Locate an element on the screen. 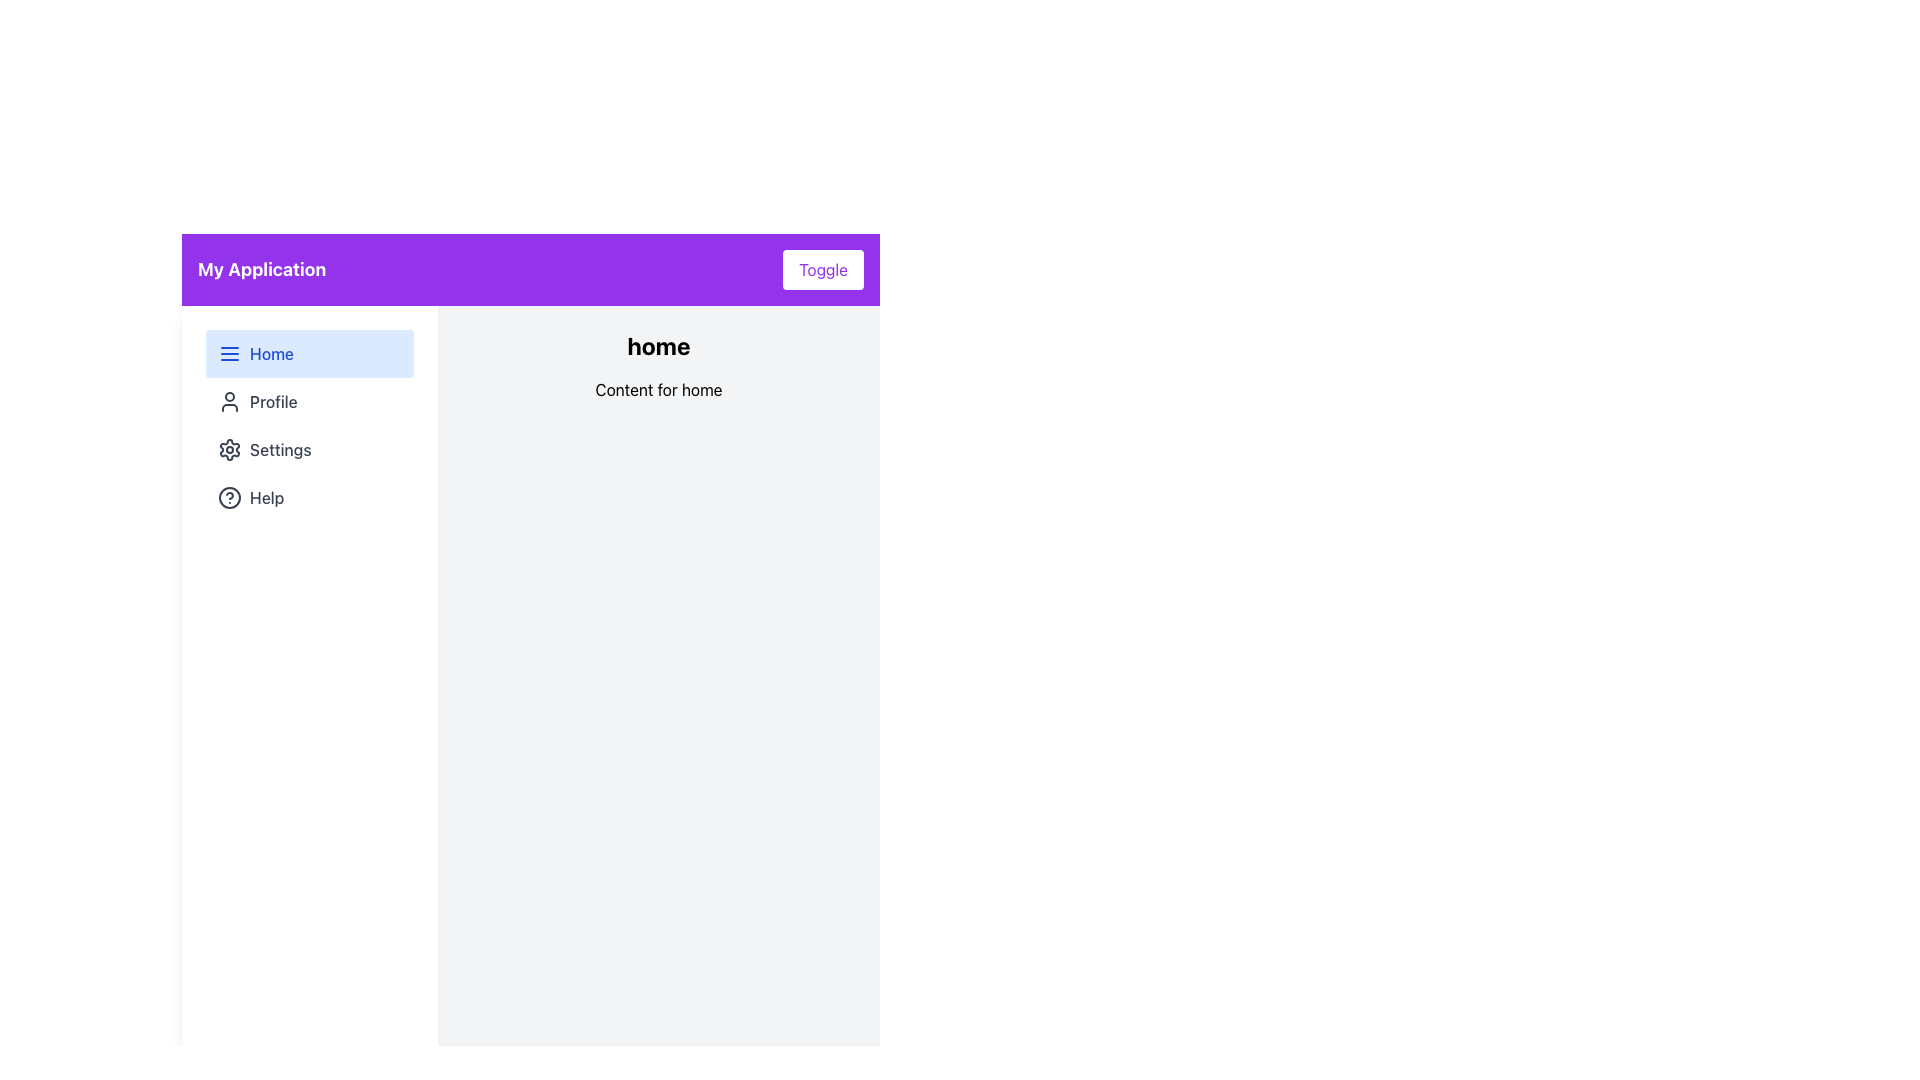  visible text of the 'Help' label located below the icons for 'Profile' and 'Settings' in the vertical navigation bar on the left side of the interface is located at coordinates (266, 496).